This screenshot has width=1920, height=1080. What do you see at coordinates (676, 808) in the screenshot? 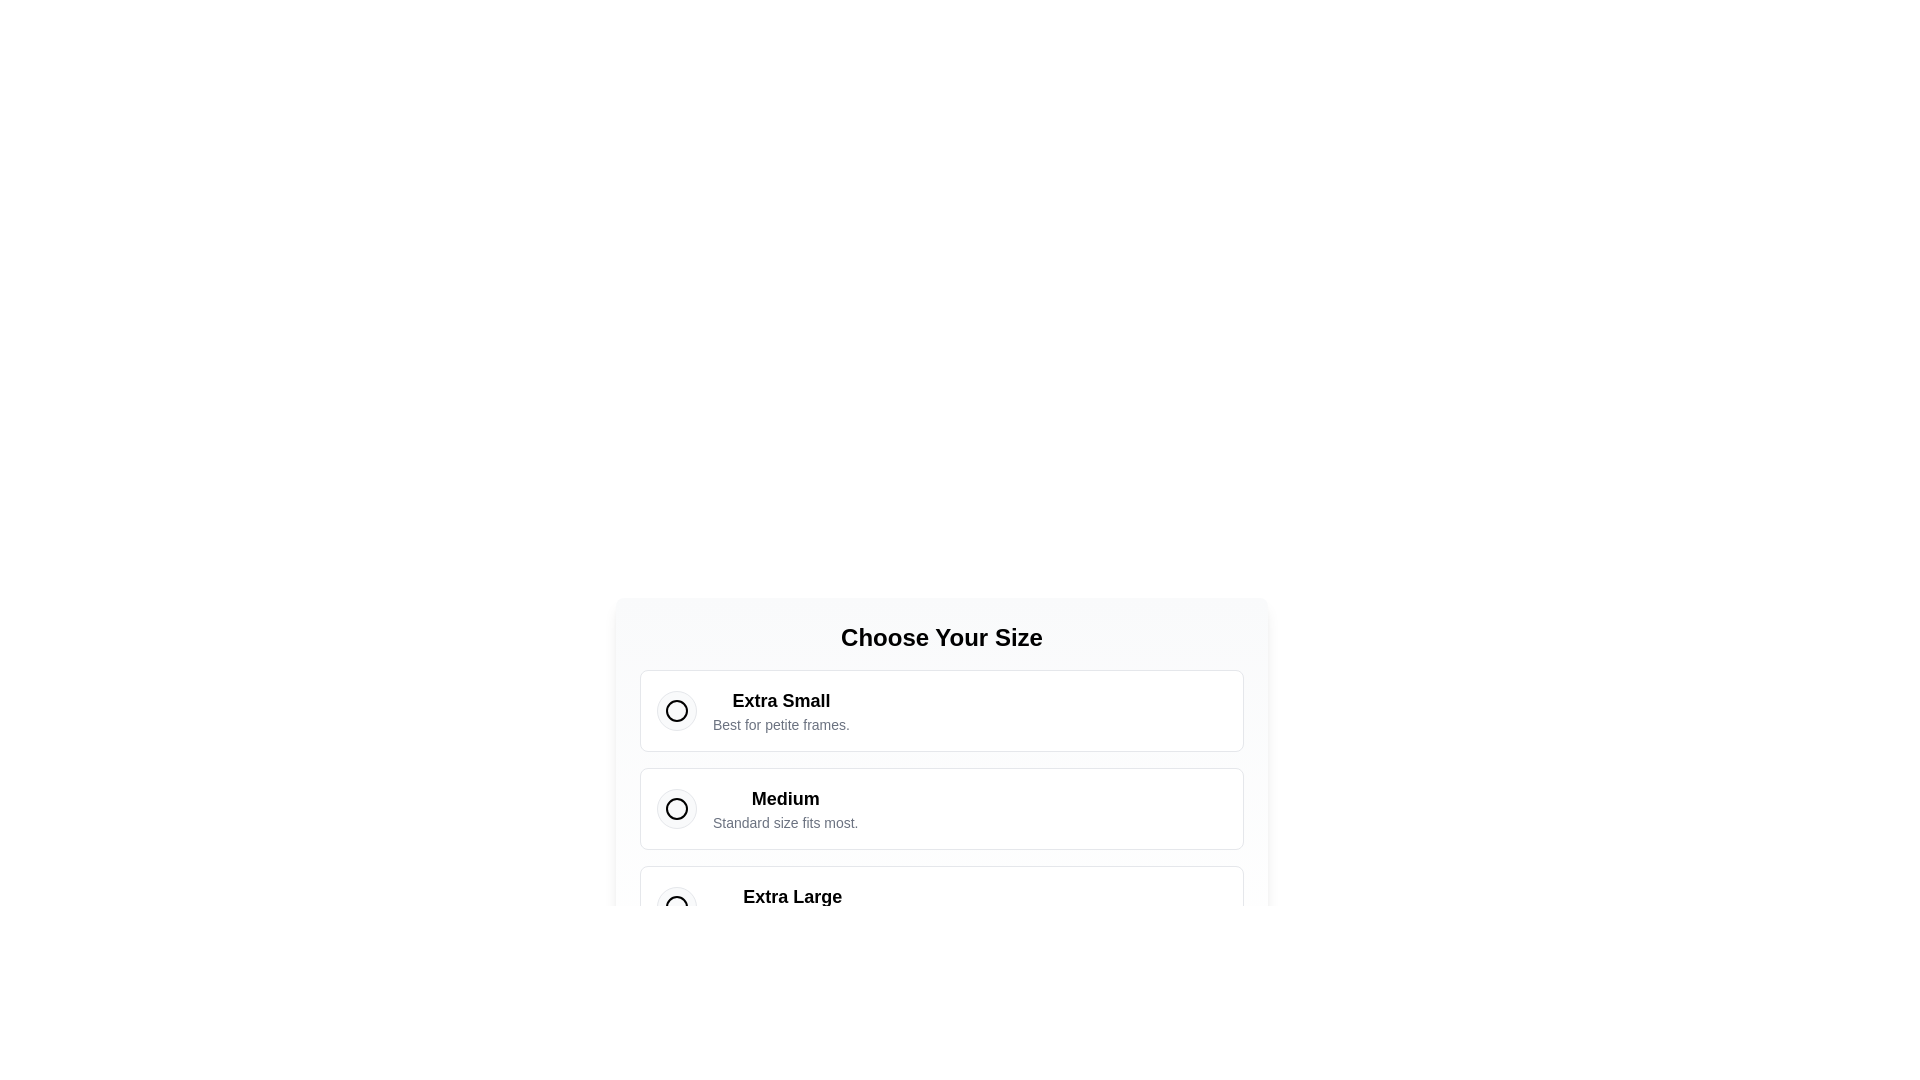
I see `the circular SVG element inside the highlighted radio button for the 'Medium' size option` at bounding box center [676, 808].